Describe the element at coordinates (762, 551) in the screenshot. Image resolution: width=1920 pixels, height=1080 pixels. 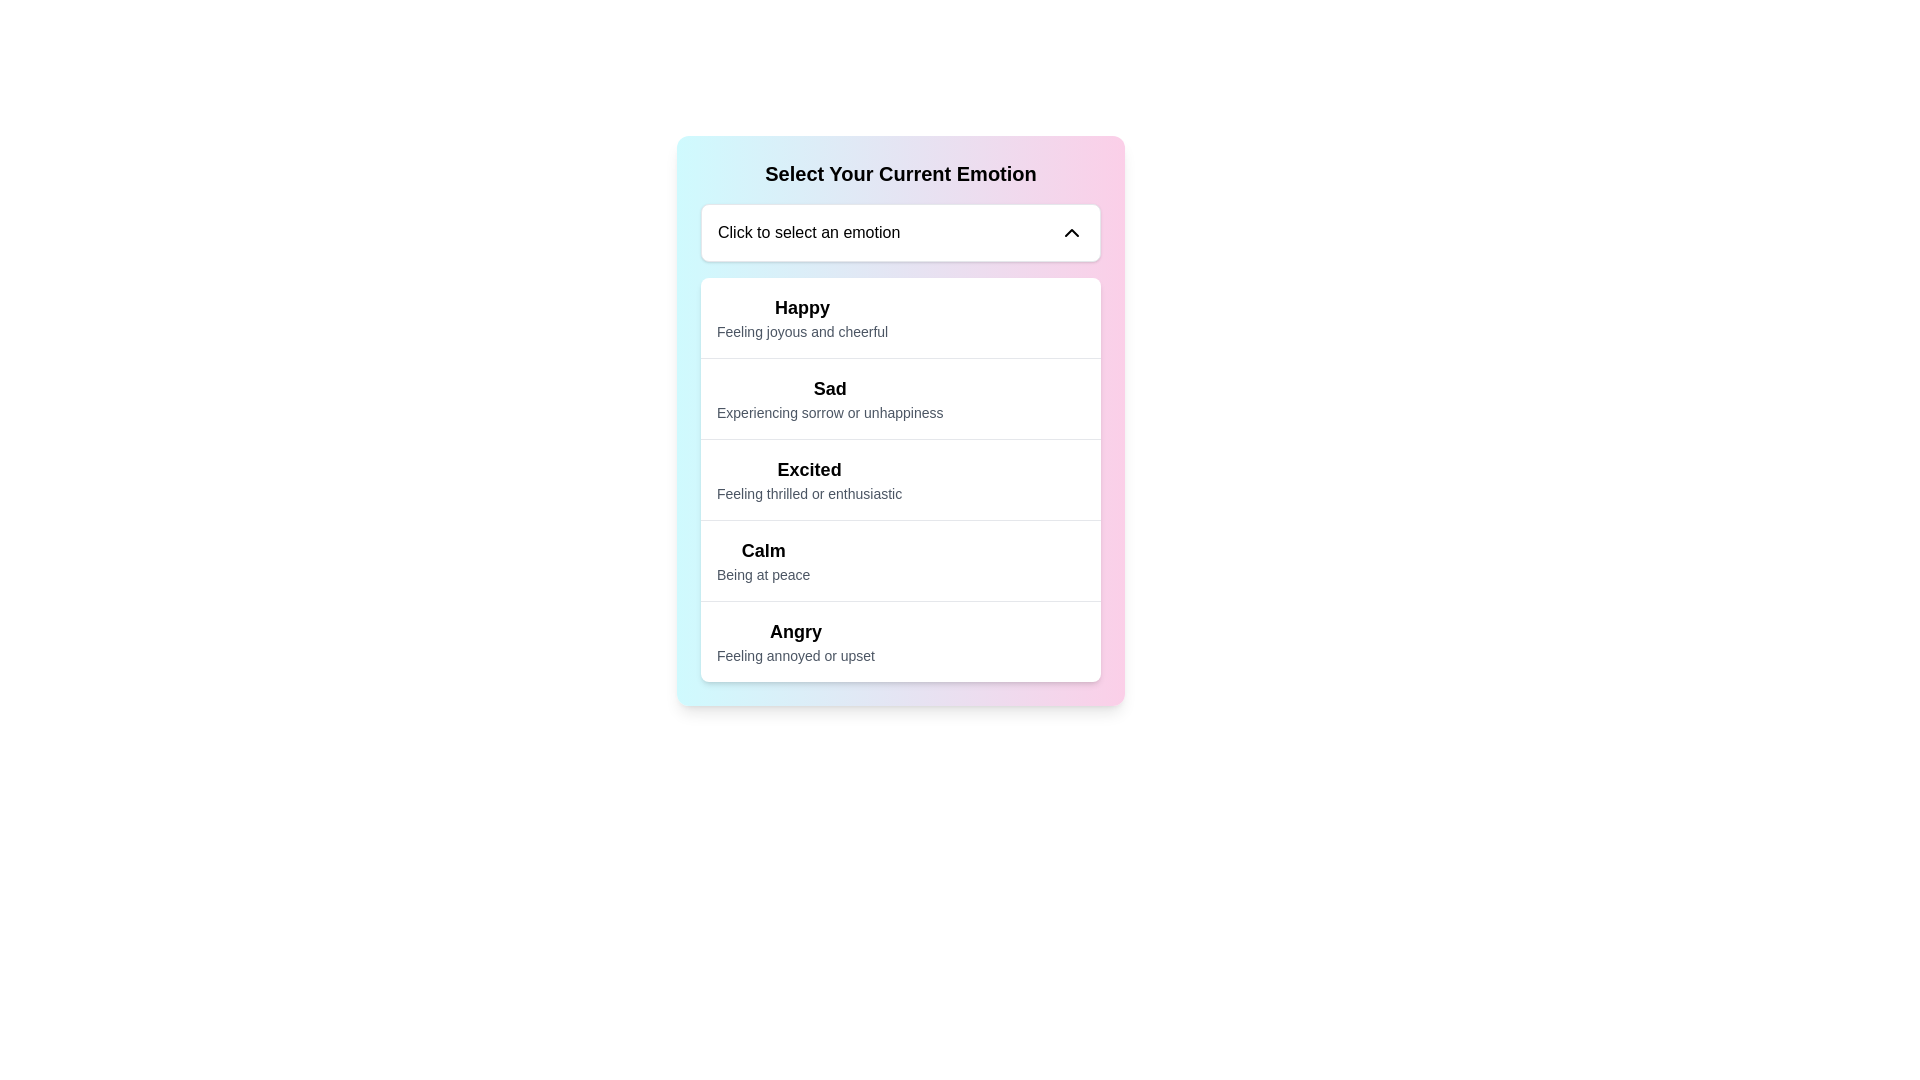
I see `the bold label reading 'Calm', which is the third item in a list of emotions, positioned above the text 'Being at peace'` at that location.